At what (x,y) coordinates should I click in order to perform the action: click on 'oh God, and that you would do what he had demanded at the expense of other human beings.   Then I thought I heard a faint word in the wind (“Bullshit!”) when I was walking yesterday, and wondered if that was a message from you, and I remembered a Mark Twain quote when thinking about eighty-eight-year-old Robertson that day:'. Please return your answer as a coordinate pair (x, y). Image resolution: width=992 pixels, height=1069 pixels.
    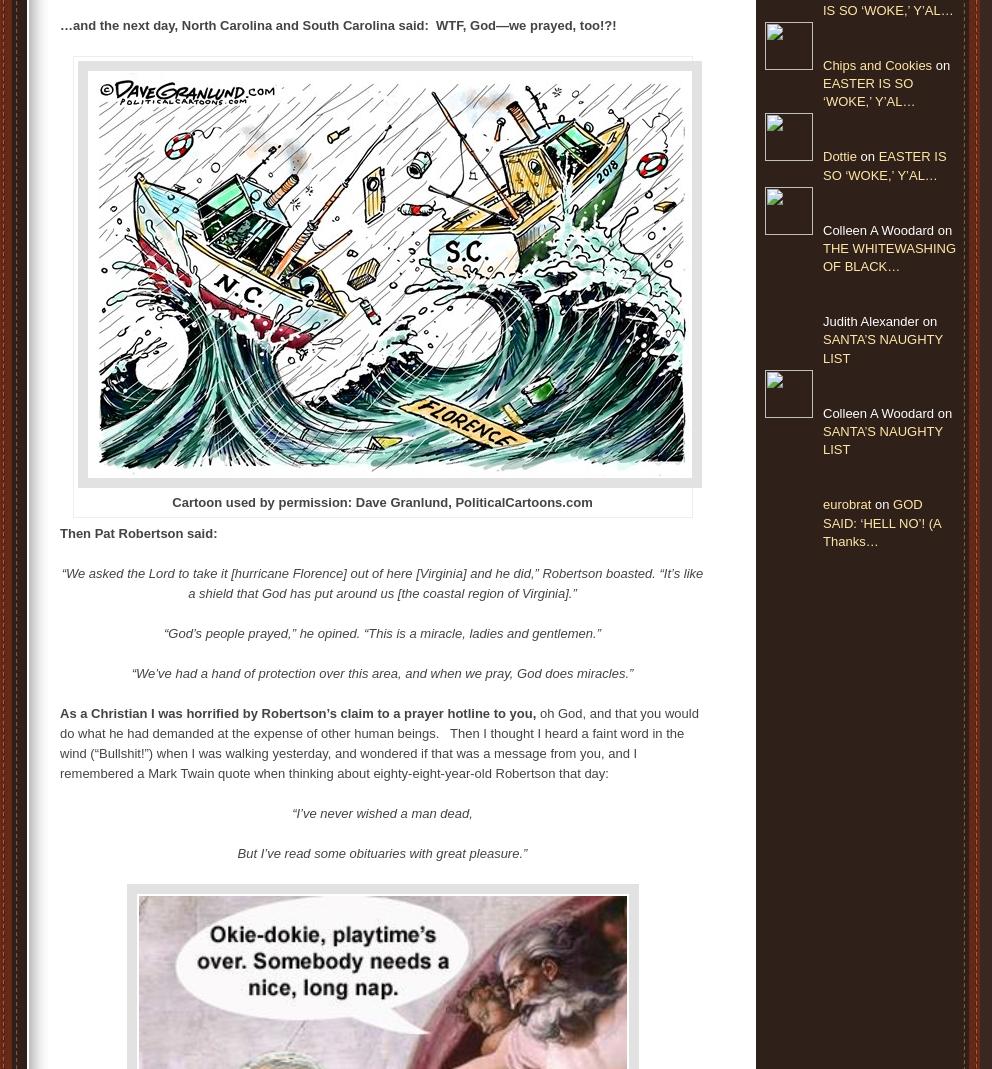
    Looking at the image, I should click on (379, 742).